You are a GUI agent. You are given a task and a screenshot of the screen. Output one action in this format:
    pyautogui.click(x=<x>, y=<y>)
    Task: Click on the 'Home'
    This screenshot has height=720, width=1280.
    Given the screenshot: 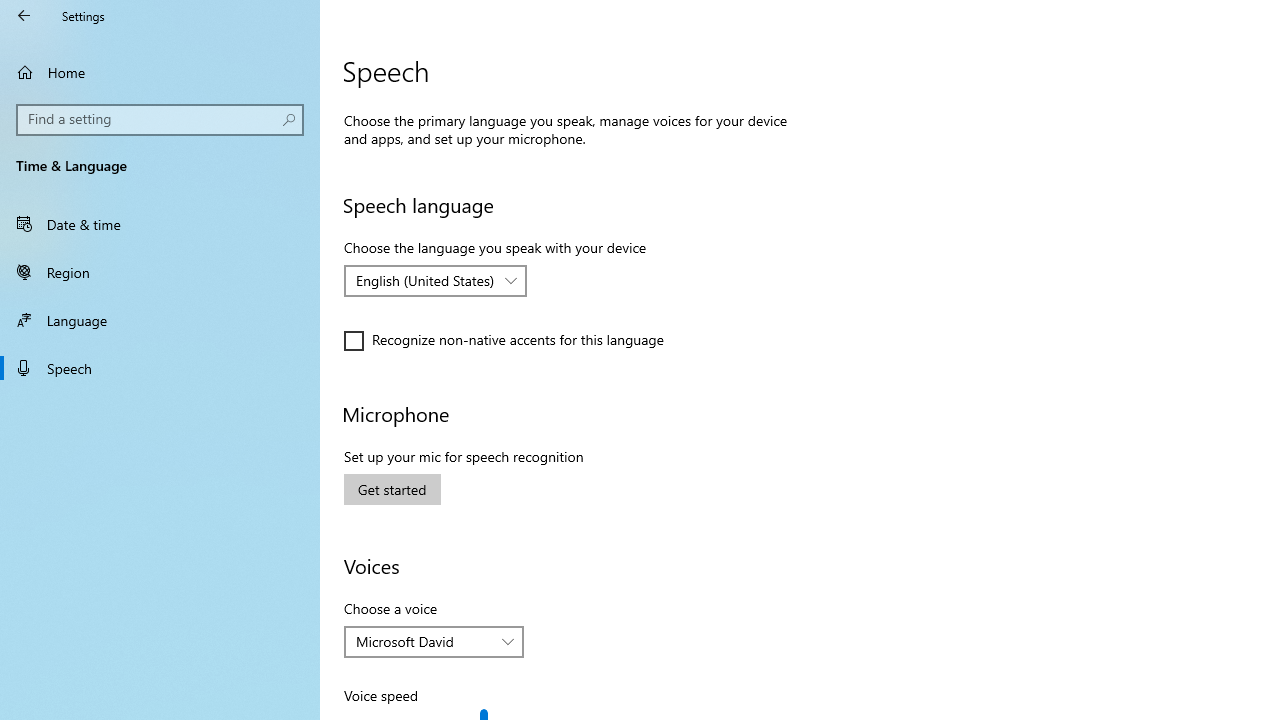 What is the action you would take?
    pyautogui.click(x=160, y=71)
    